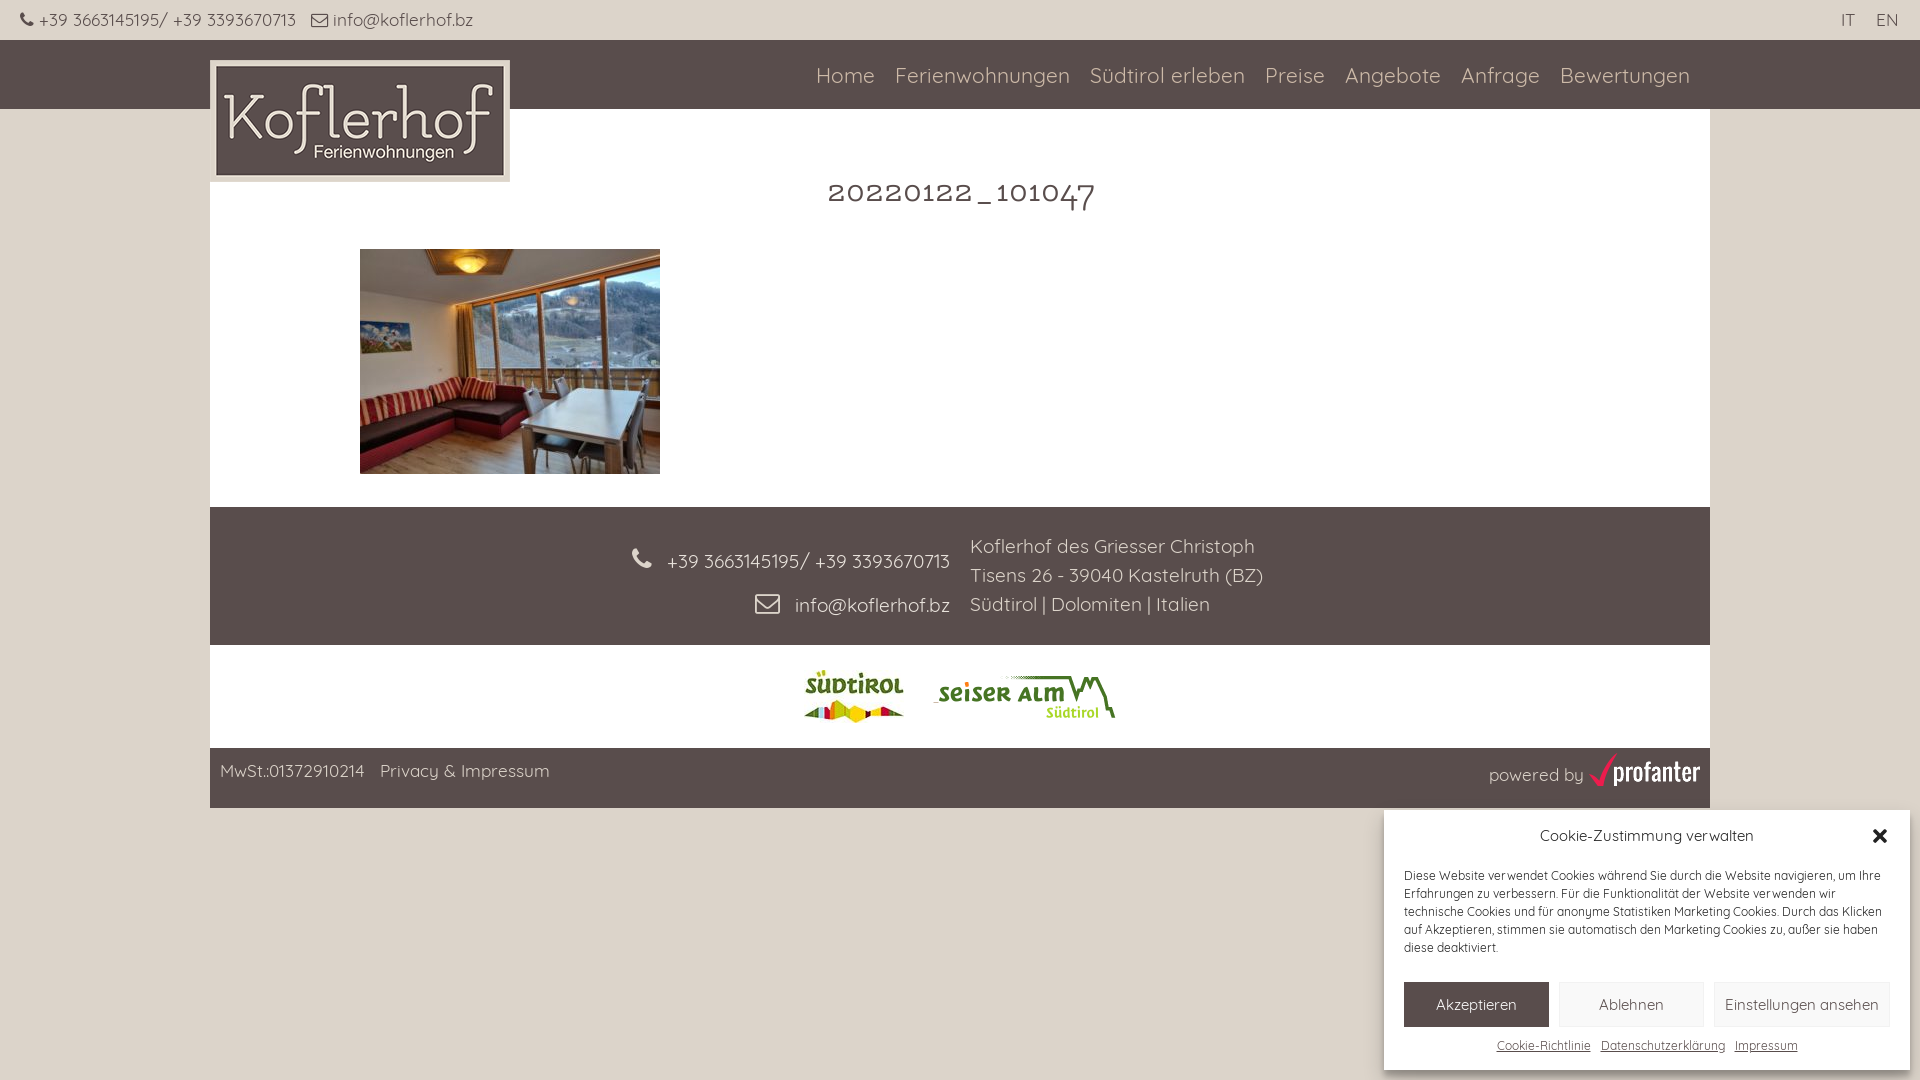  Describe the element at coordinates (1846, 19) in the screenshot. I see `'IT'` at that location.